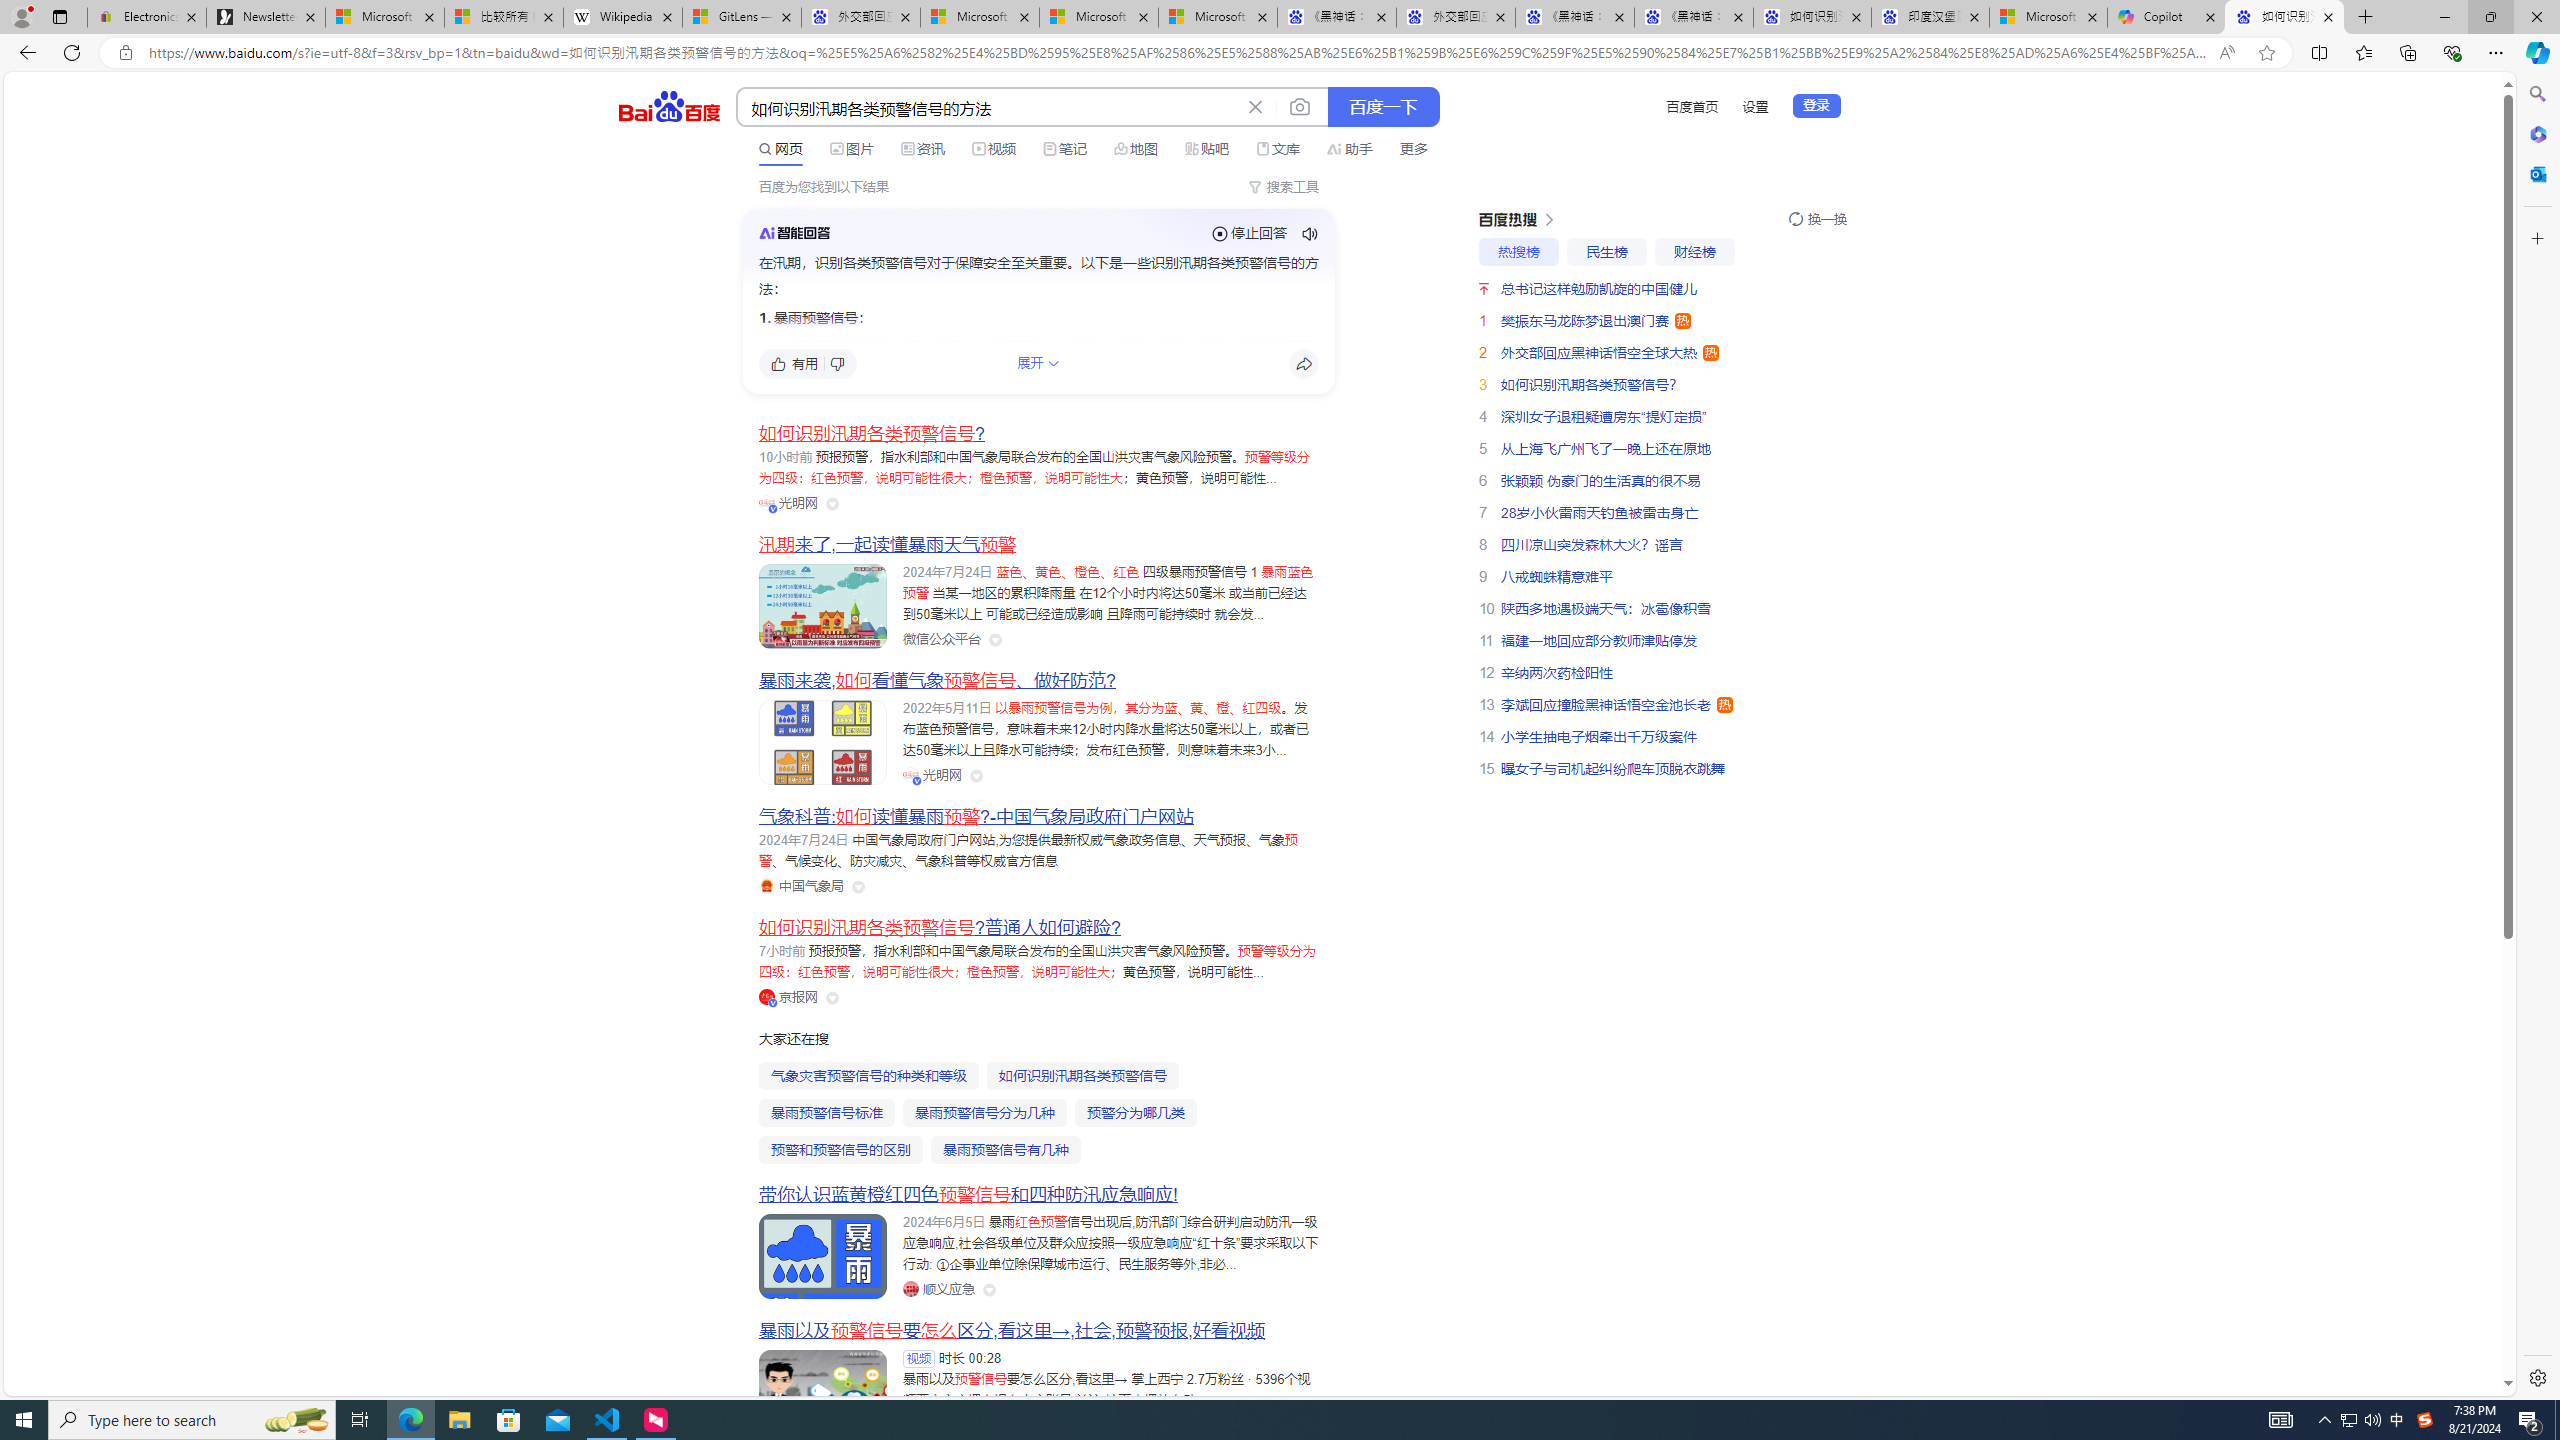 This screenshot has width=2560, height=1440. Describe the element at coordinates (2166, 16) in the screenshot. I see `'Copilot'` at that location.